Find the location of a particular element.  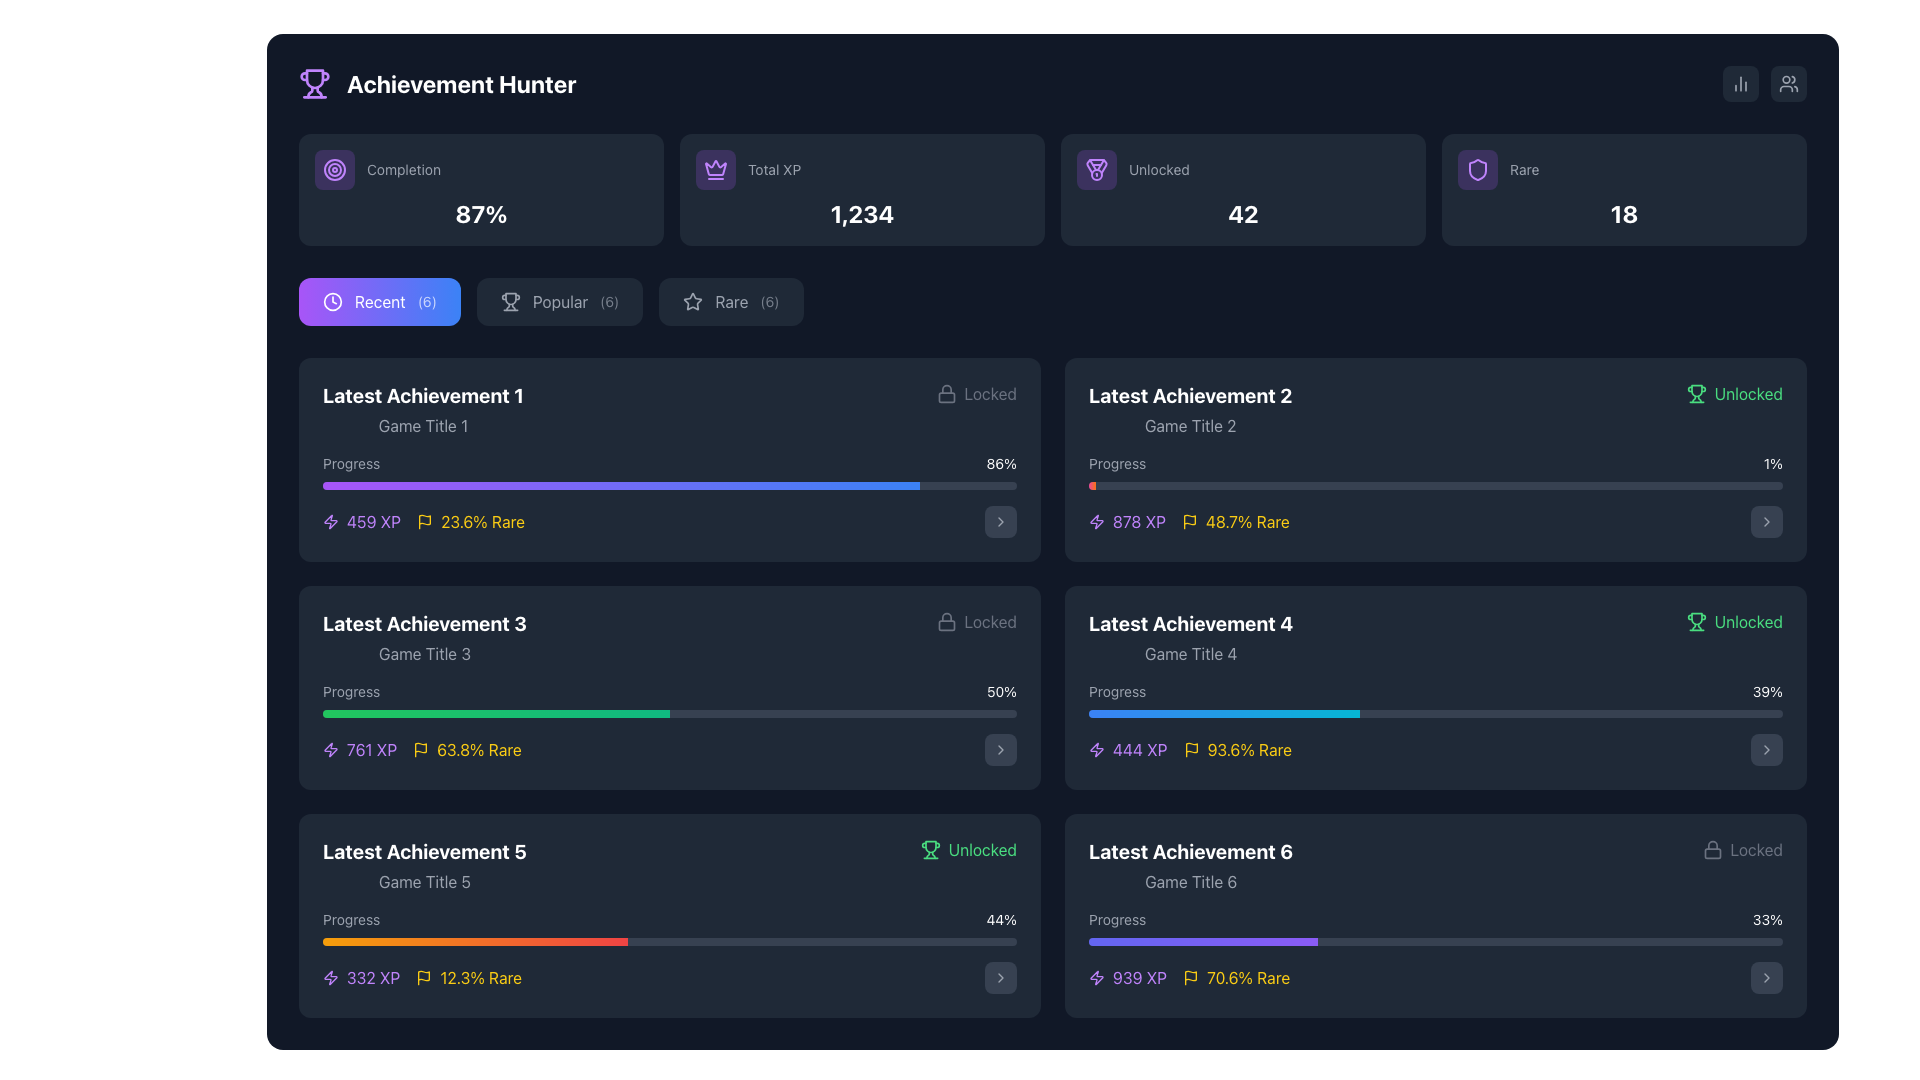

the progress bar styled with a gradient from amber to red, located in the 'Latest Achievement 5' section, which displays 'Progress' on the left and '44%' on the right is located at coordinates (670, 928).